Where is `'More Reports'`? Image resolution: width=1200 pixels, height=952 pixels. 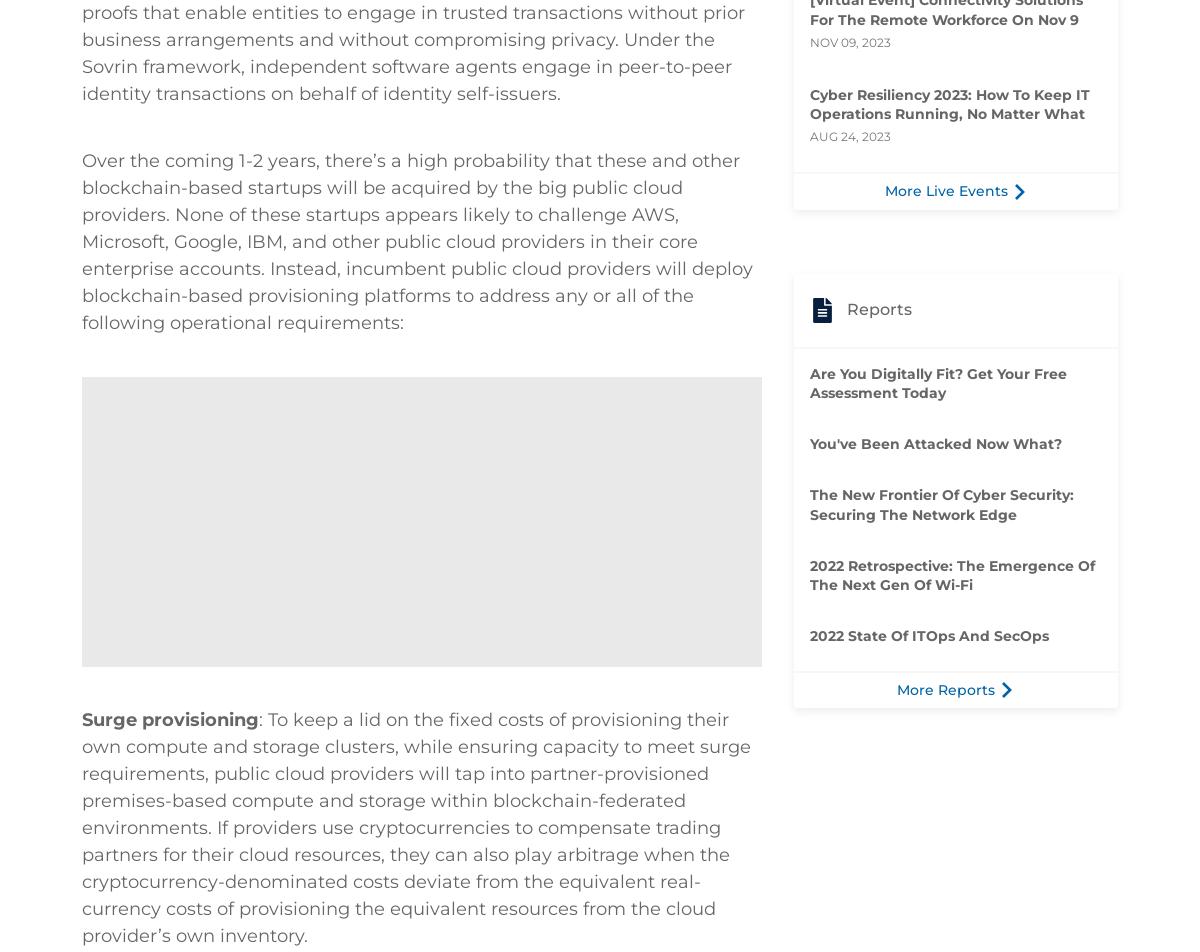 'More Reports' is located at coordinates (945, 688).